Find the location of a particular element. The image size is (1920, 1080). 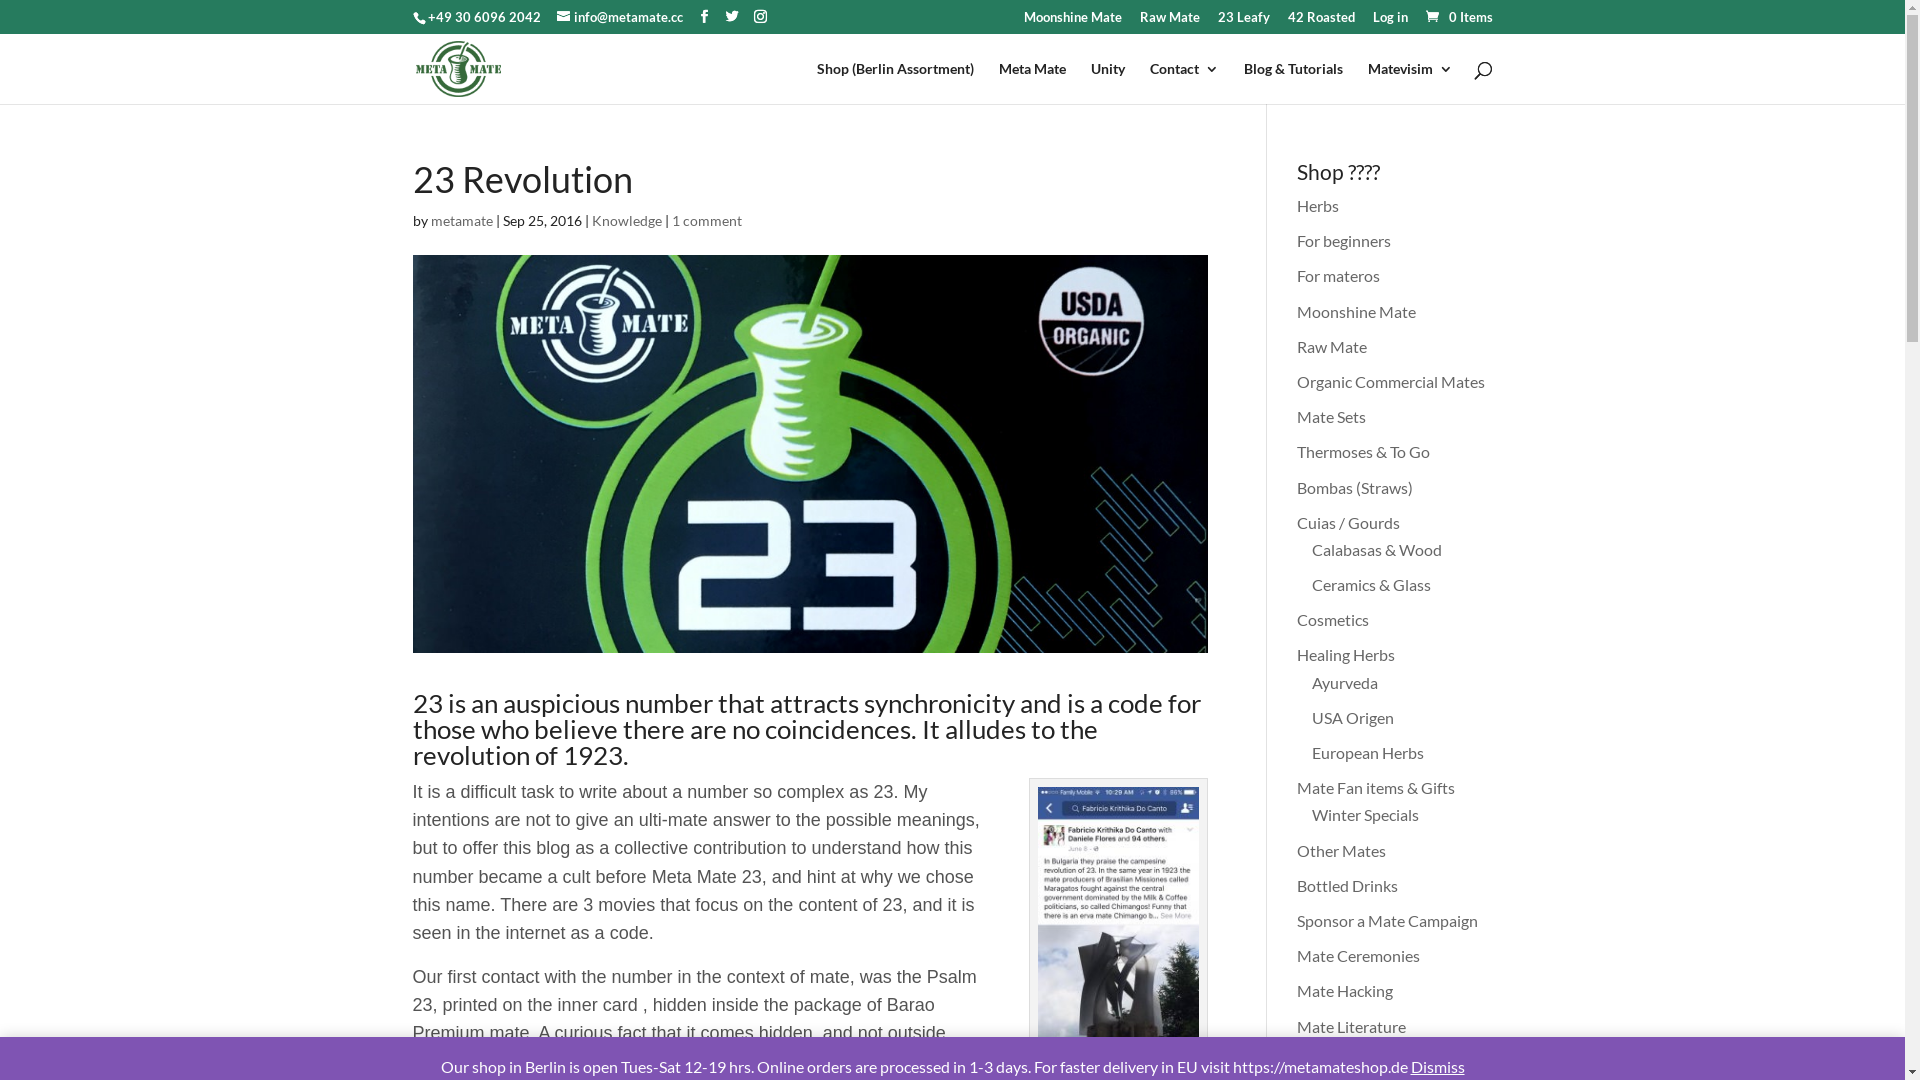

'Mate Ceremonies' is located at coordinates (1358, 954).